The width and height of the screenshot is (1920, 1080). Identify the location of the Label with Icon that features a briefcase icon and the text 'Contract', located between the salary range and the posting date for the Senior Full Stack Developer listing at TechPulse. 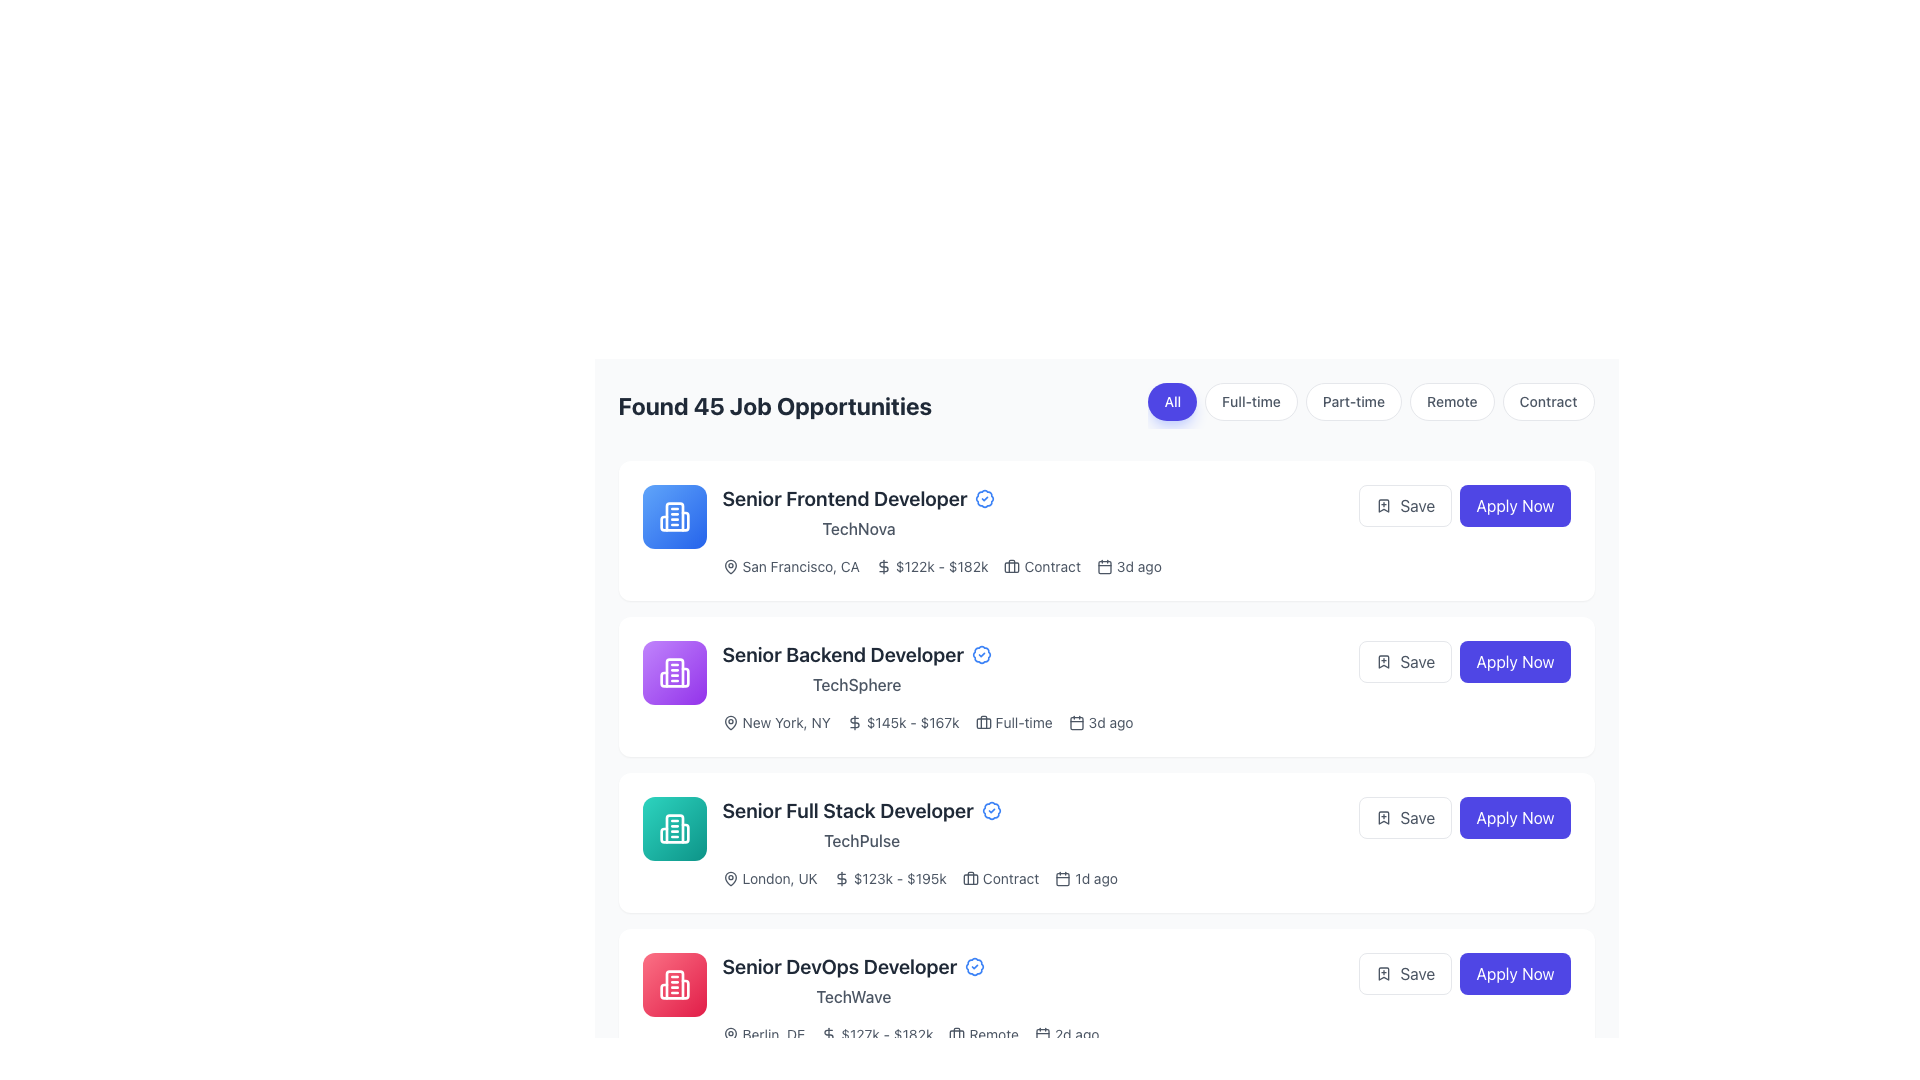
(1001, 878).